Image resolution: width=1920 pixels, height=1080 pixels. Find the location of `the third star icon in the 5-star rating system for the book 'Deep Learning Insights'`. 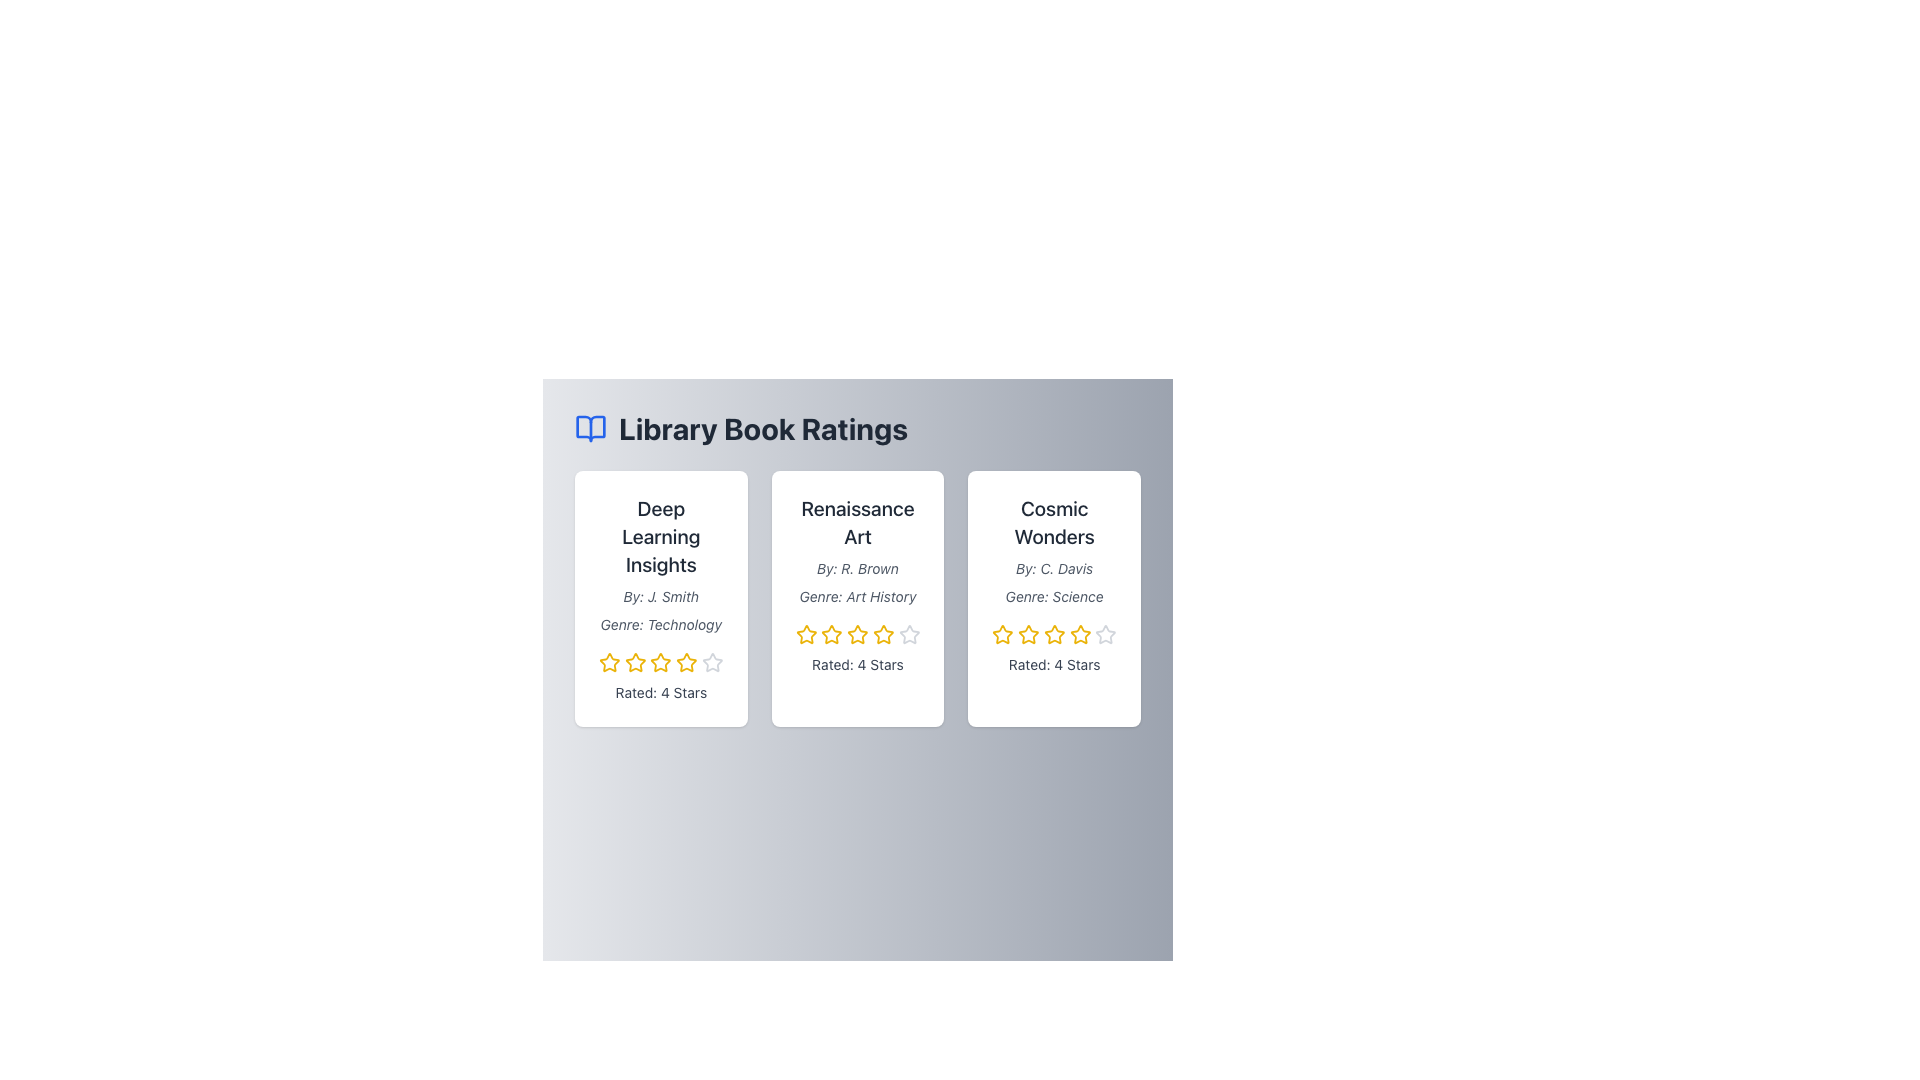

the third star icon in the 5-star rating system for the book 'Deep Learning Insights' is located at coordinates (634, 663).